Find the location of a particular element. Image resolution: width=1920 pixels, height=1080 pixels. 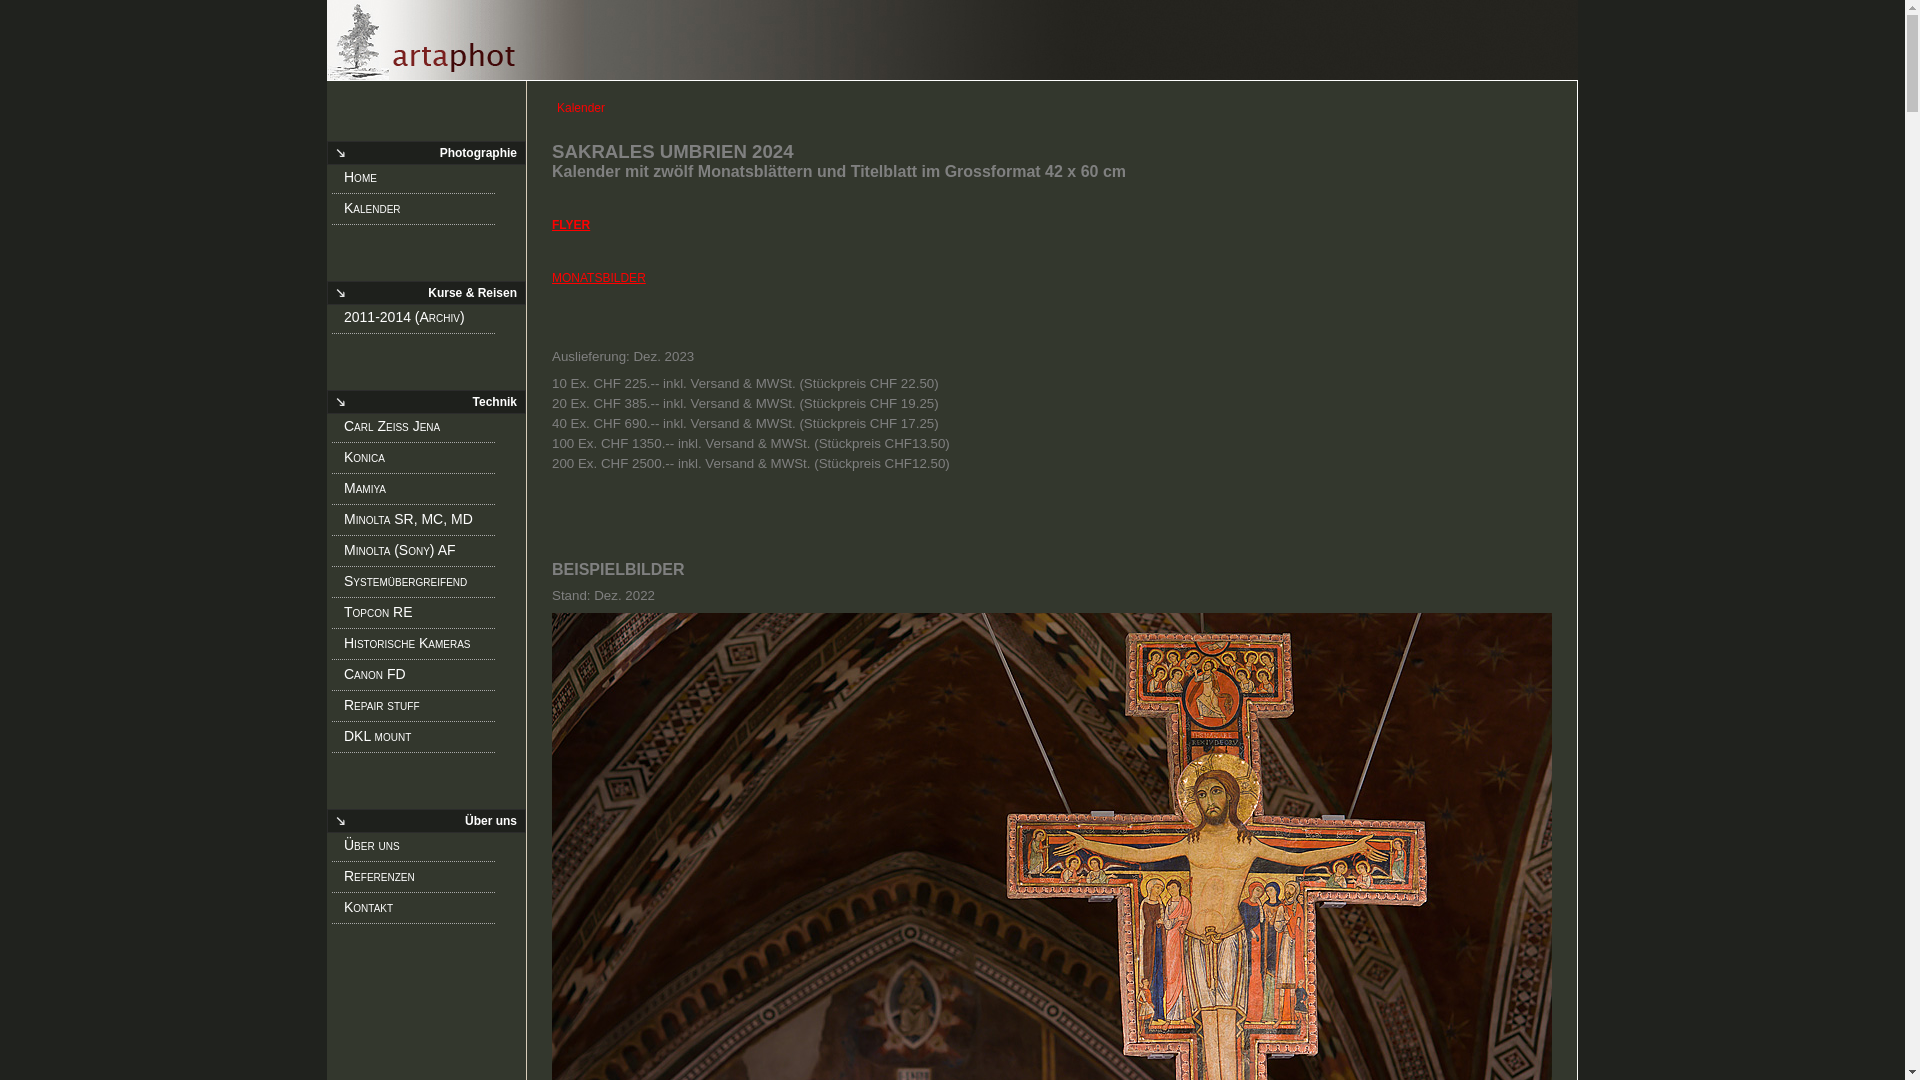

'MONATSBILDER' is located at coordinates (598, 277).